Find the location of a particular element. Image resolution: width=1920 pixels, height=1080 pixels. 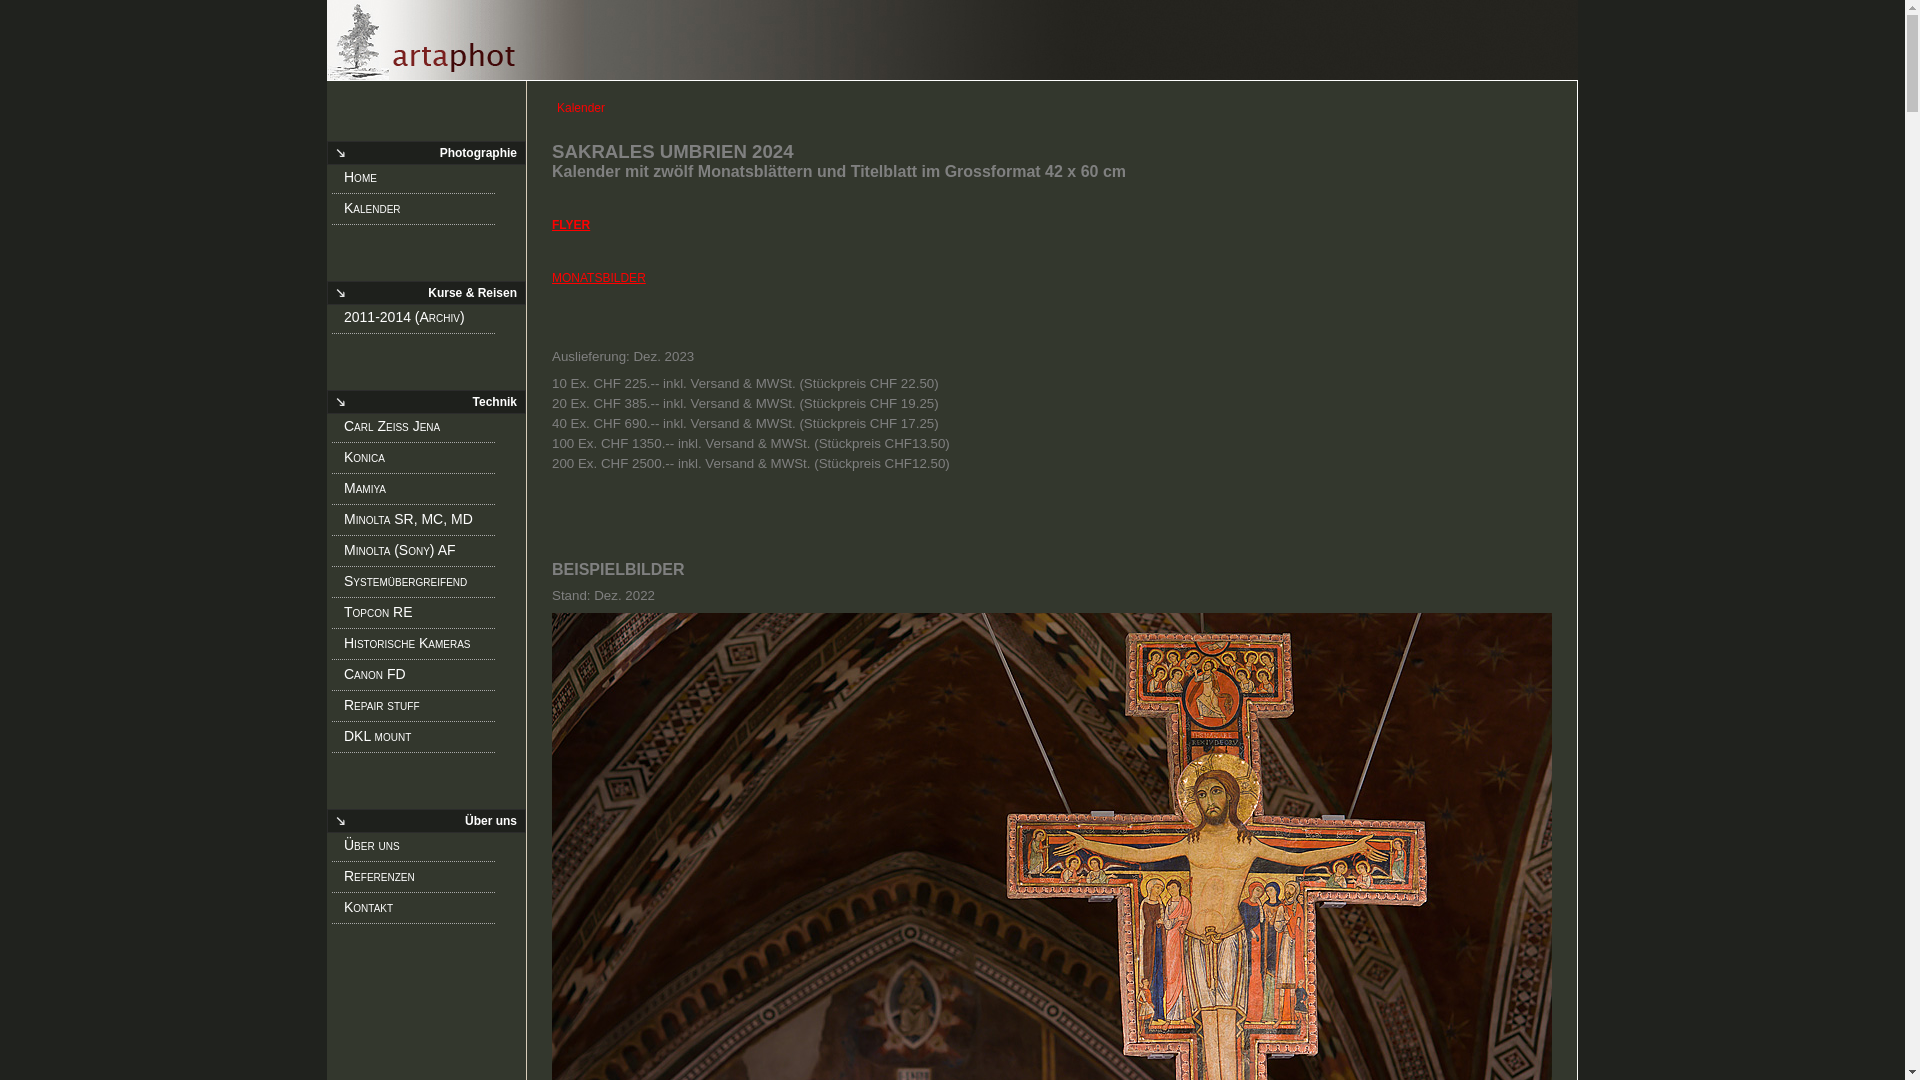

'MONATSBILDER' is located at coordinates (598, 277).